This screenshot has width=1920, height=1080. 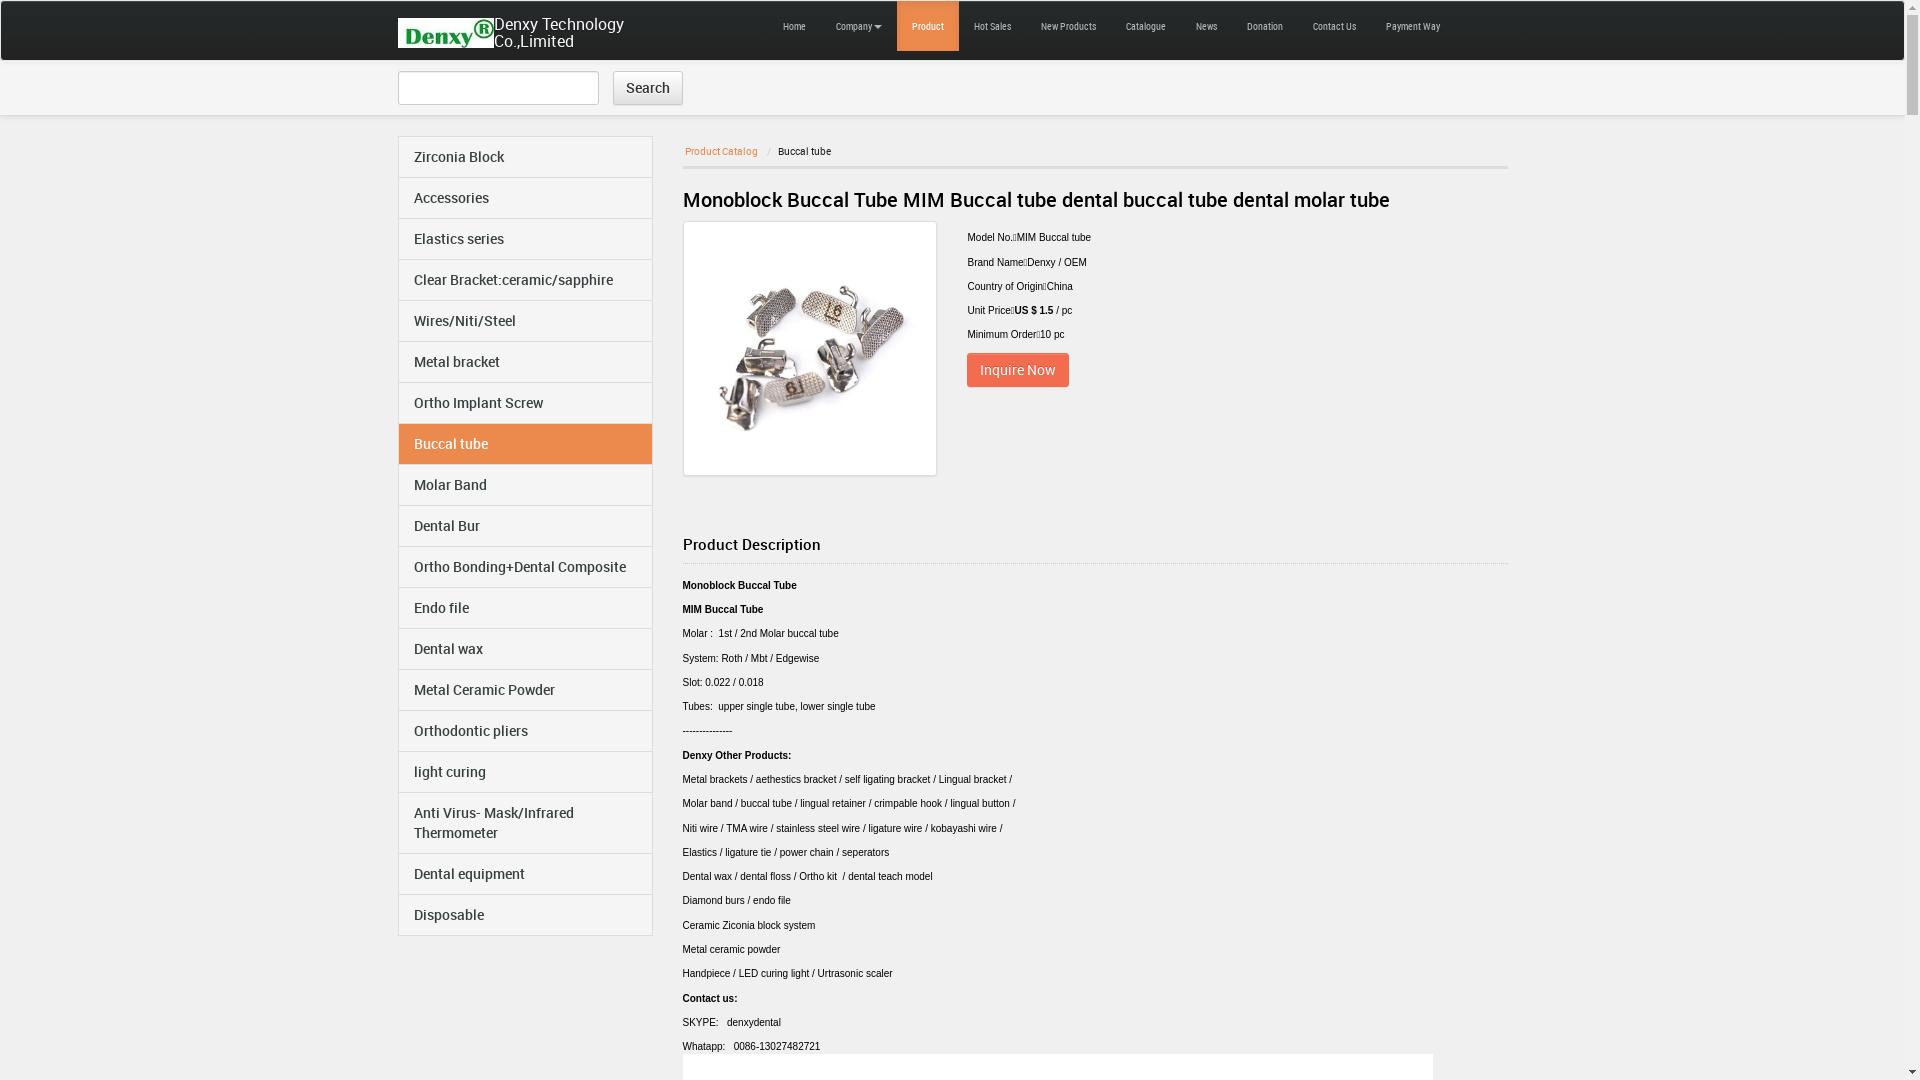 What do you see at coordinates (583, 30) in the screenshot?
I see `'Denxy Technology Co.,Limited'` at bounding box center [583, 30].